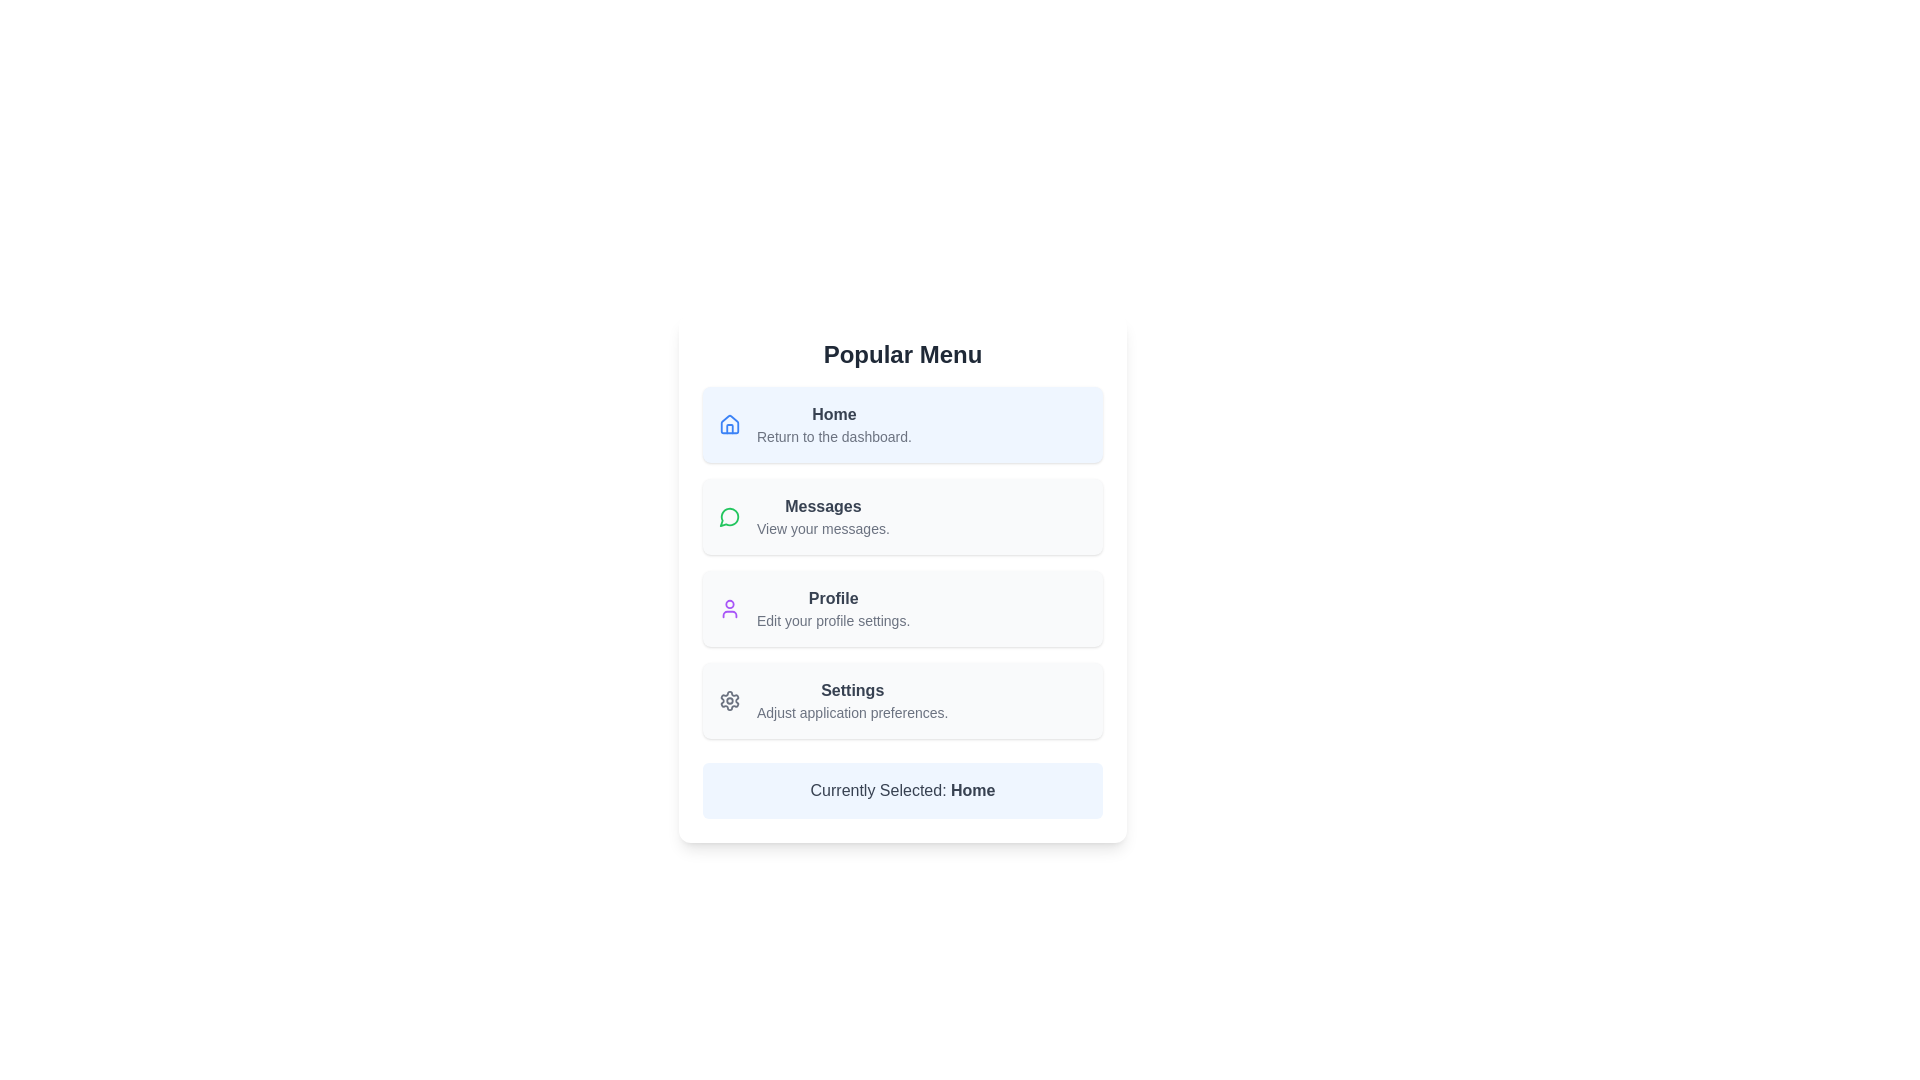 The width and height of the screenshot is (1920, 1080). Describe the element at coordinates (901, 423) in the screenshot. I see `the menu item labeled Home` at that location.